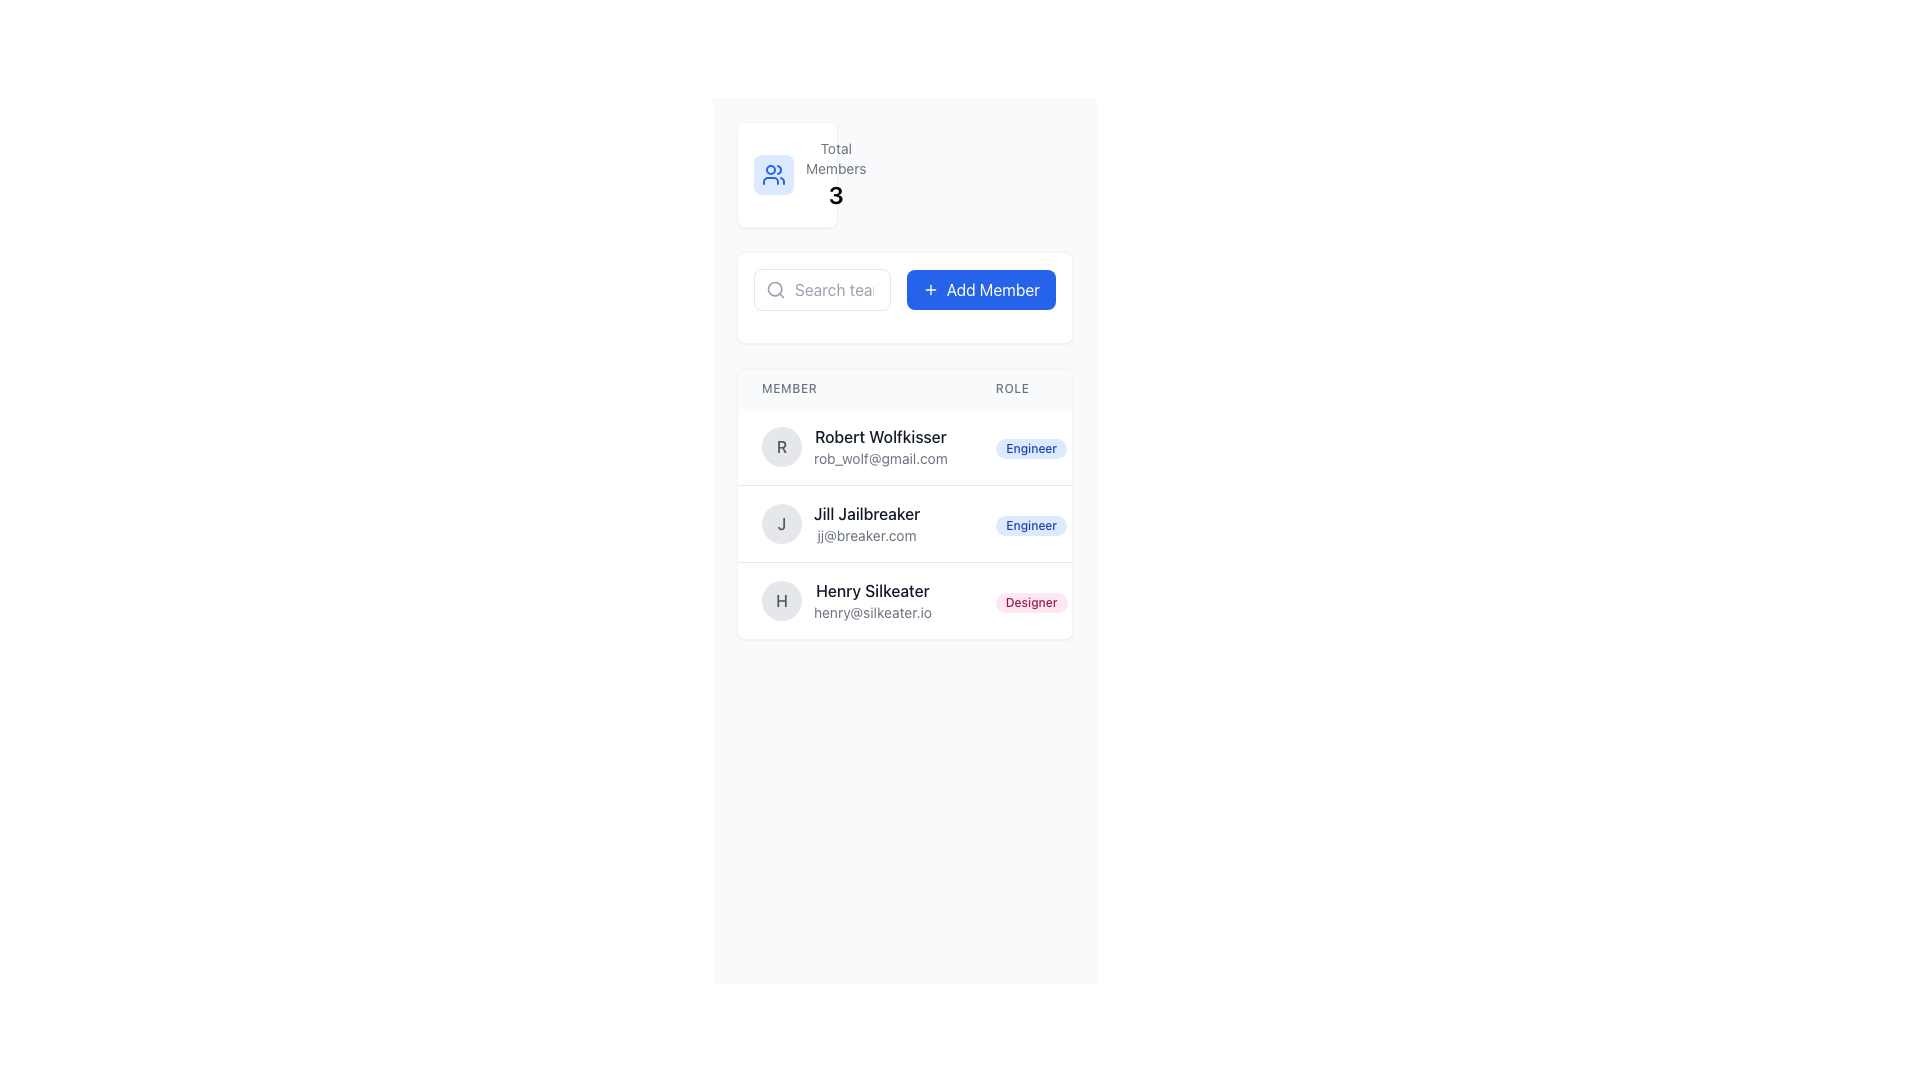 The image size is (1920, 1080). Describe the element at coordinates (781, 600) in the screenshot. I see `the character 'H' styled in gray color` at that location.